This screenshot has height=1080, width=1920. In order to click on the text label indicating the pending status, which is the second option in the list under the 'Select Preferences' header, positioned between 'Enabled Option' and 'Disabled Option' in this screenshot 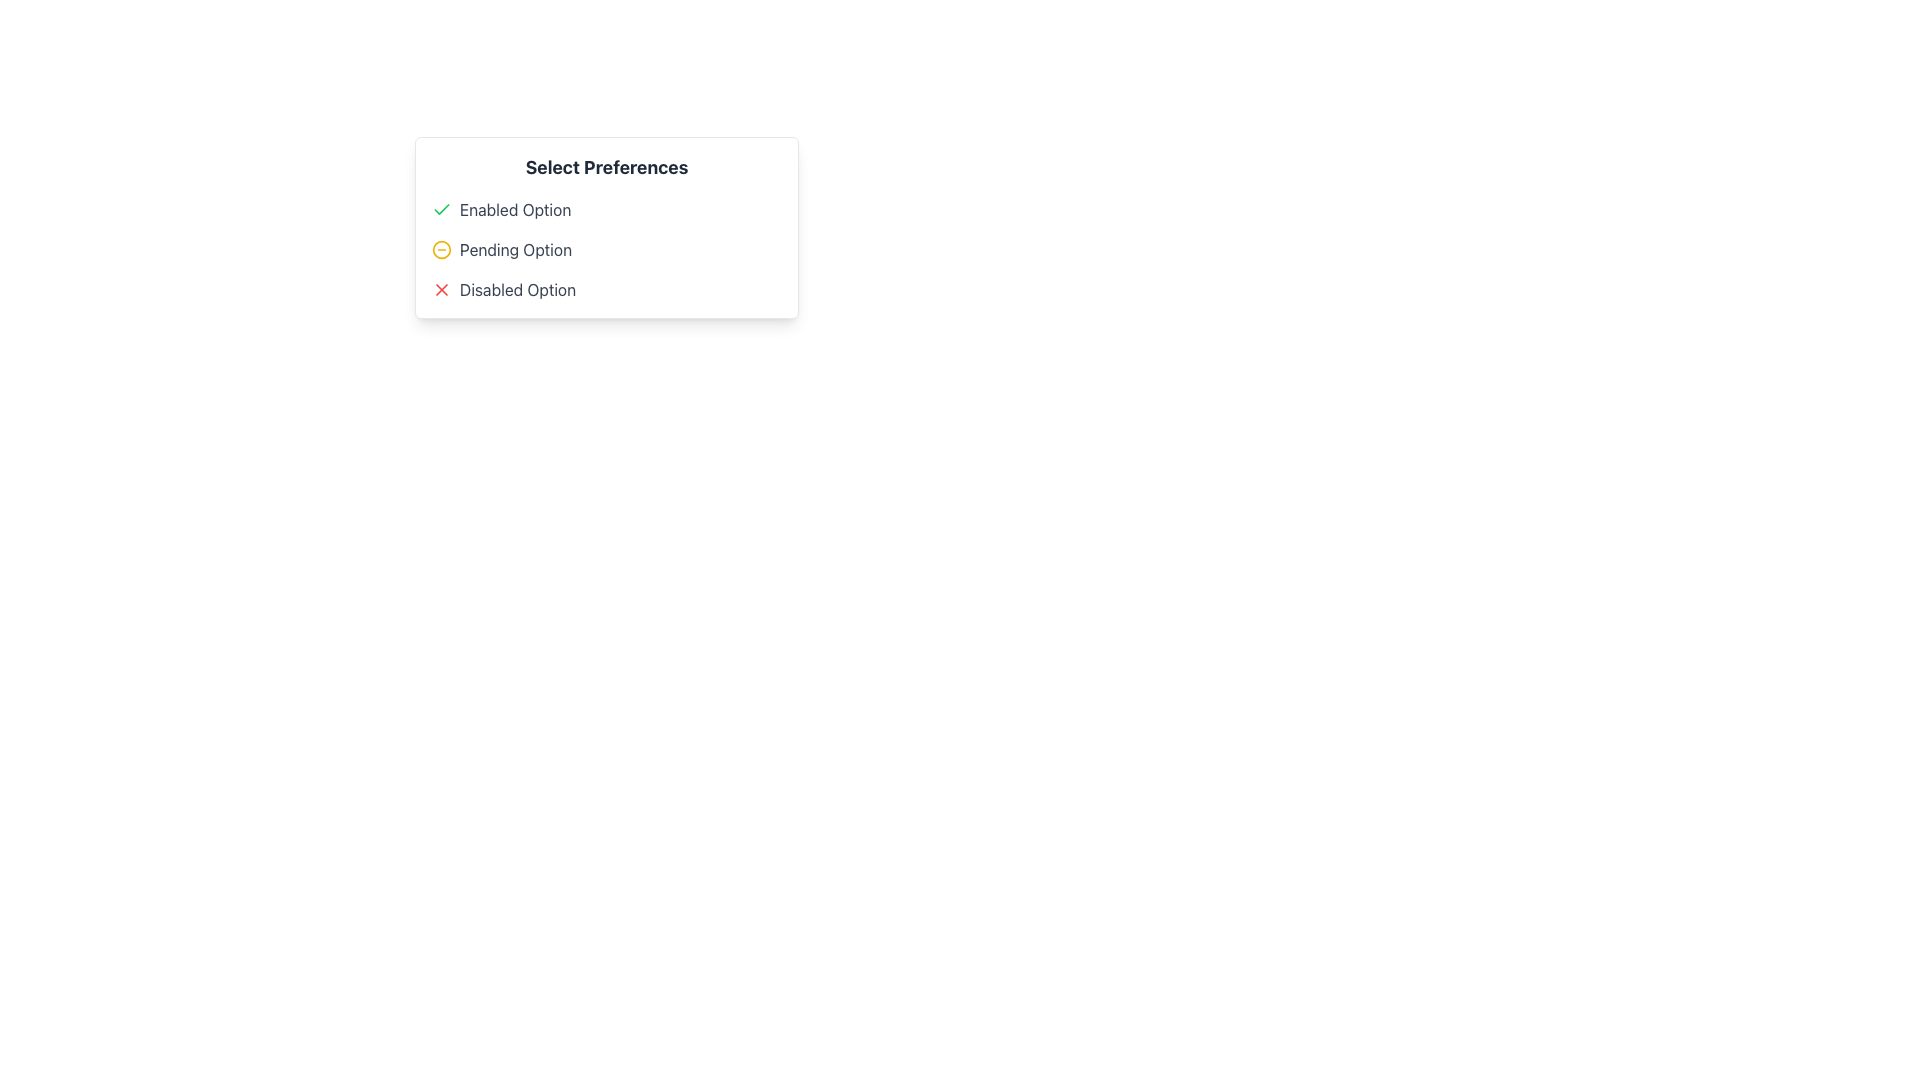, I will do `click(516, 249)`.